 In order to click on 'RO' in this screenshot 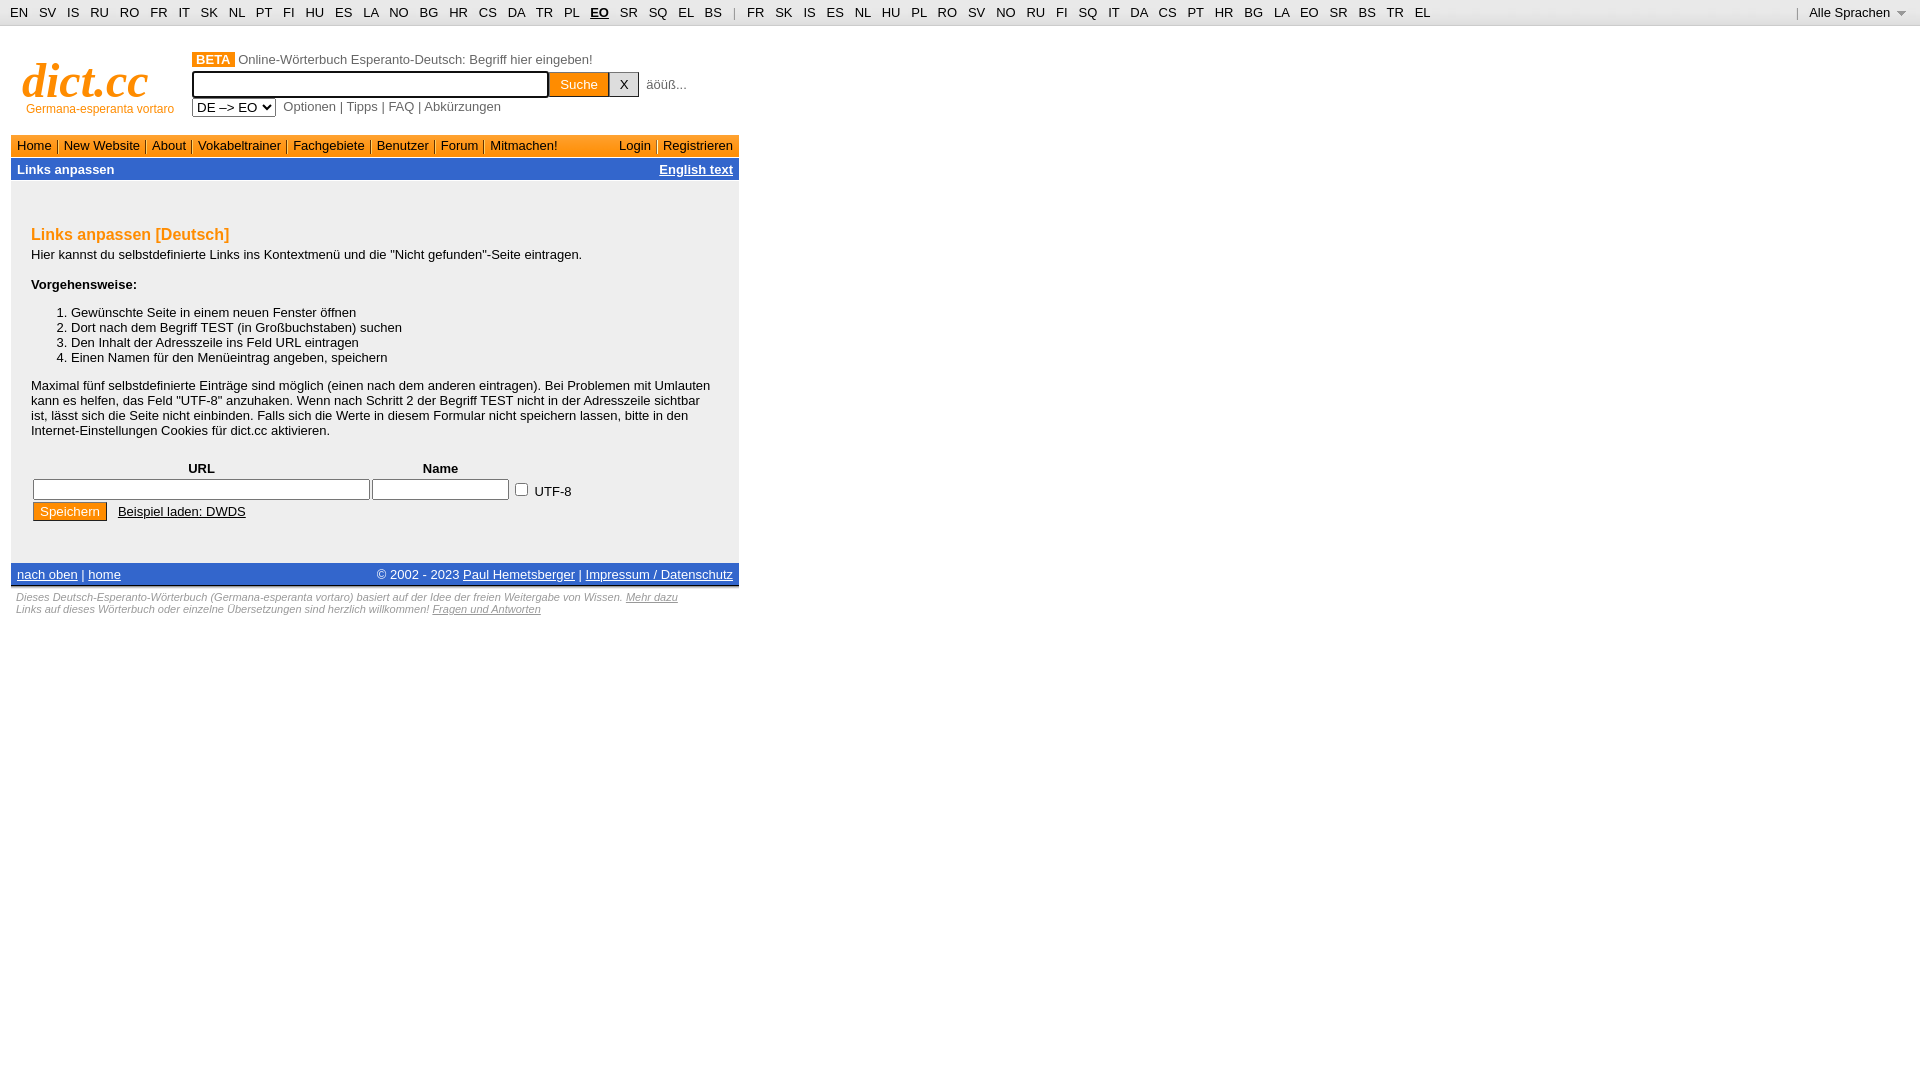, I will do `click(128, 12)`.